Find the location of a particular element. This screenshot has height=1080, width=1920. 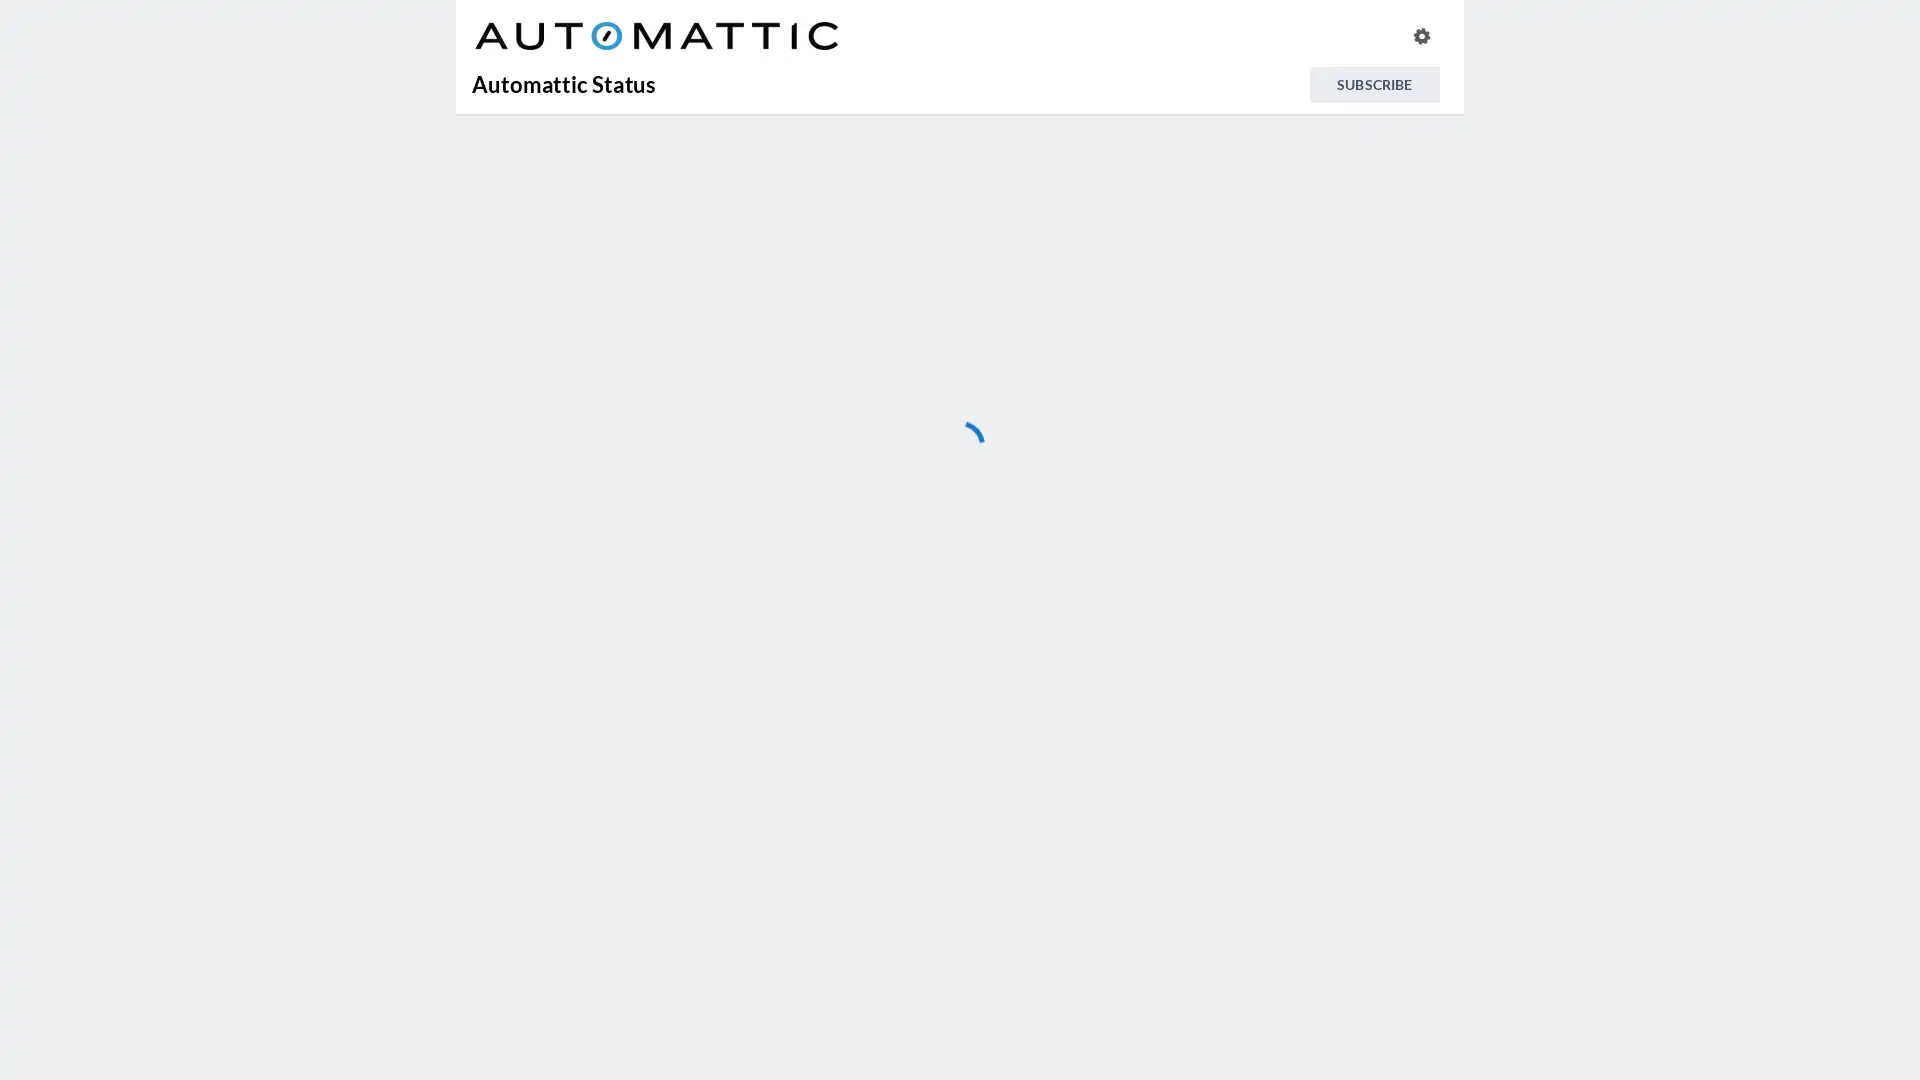

Parse.ly API Response Time : 364 ms is located at coordinates (838, 841).